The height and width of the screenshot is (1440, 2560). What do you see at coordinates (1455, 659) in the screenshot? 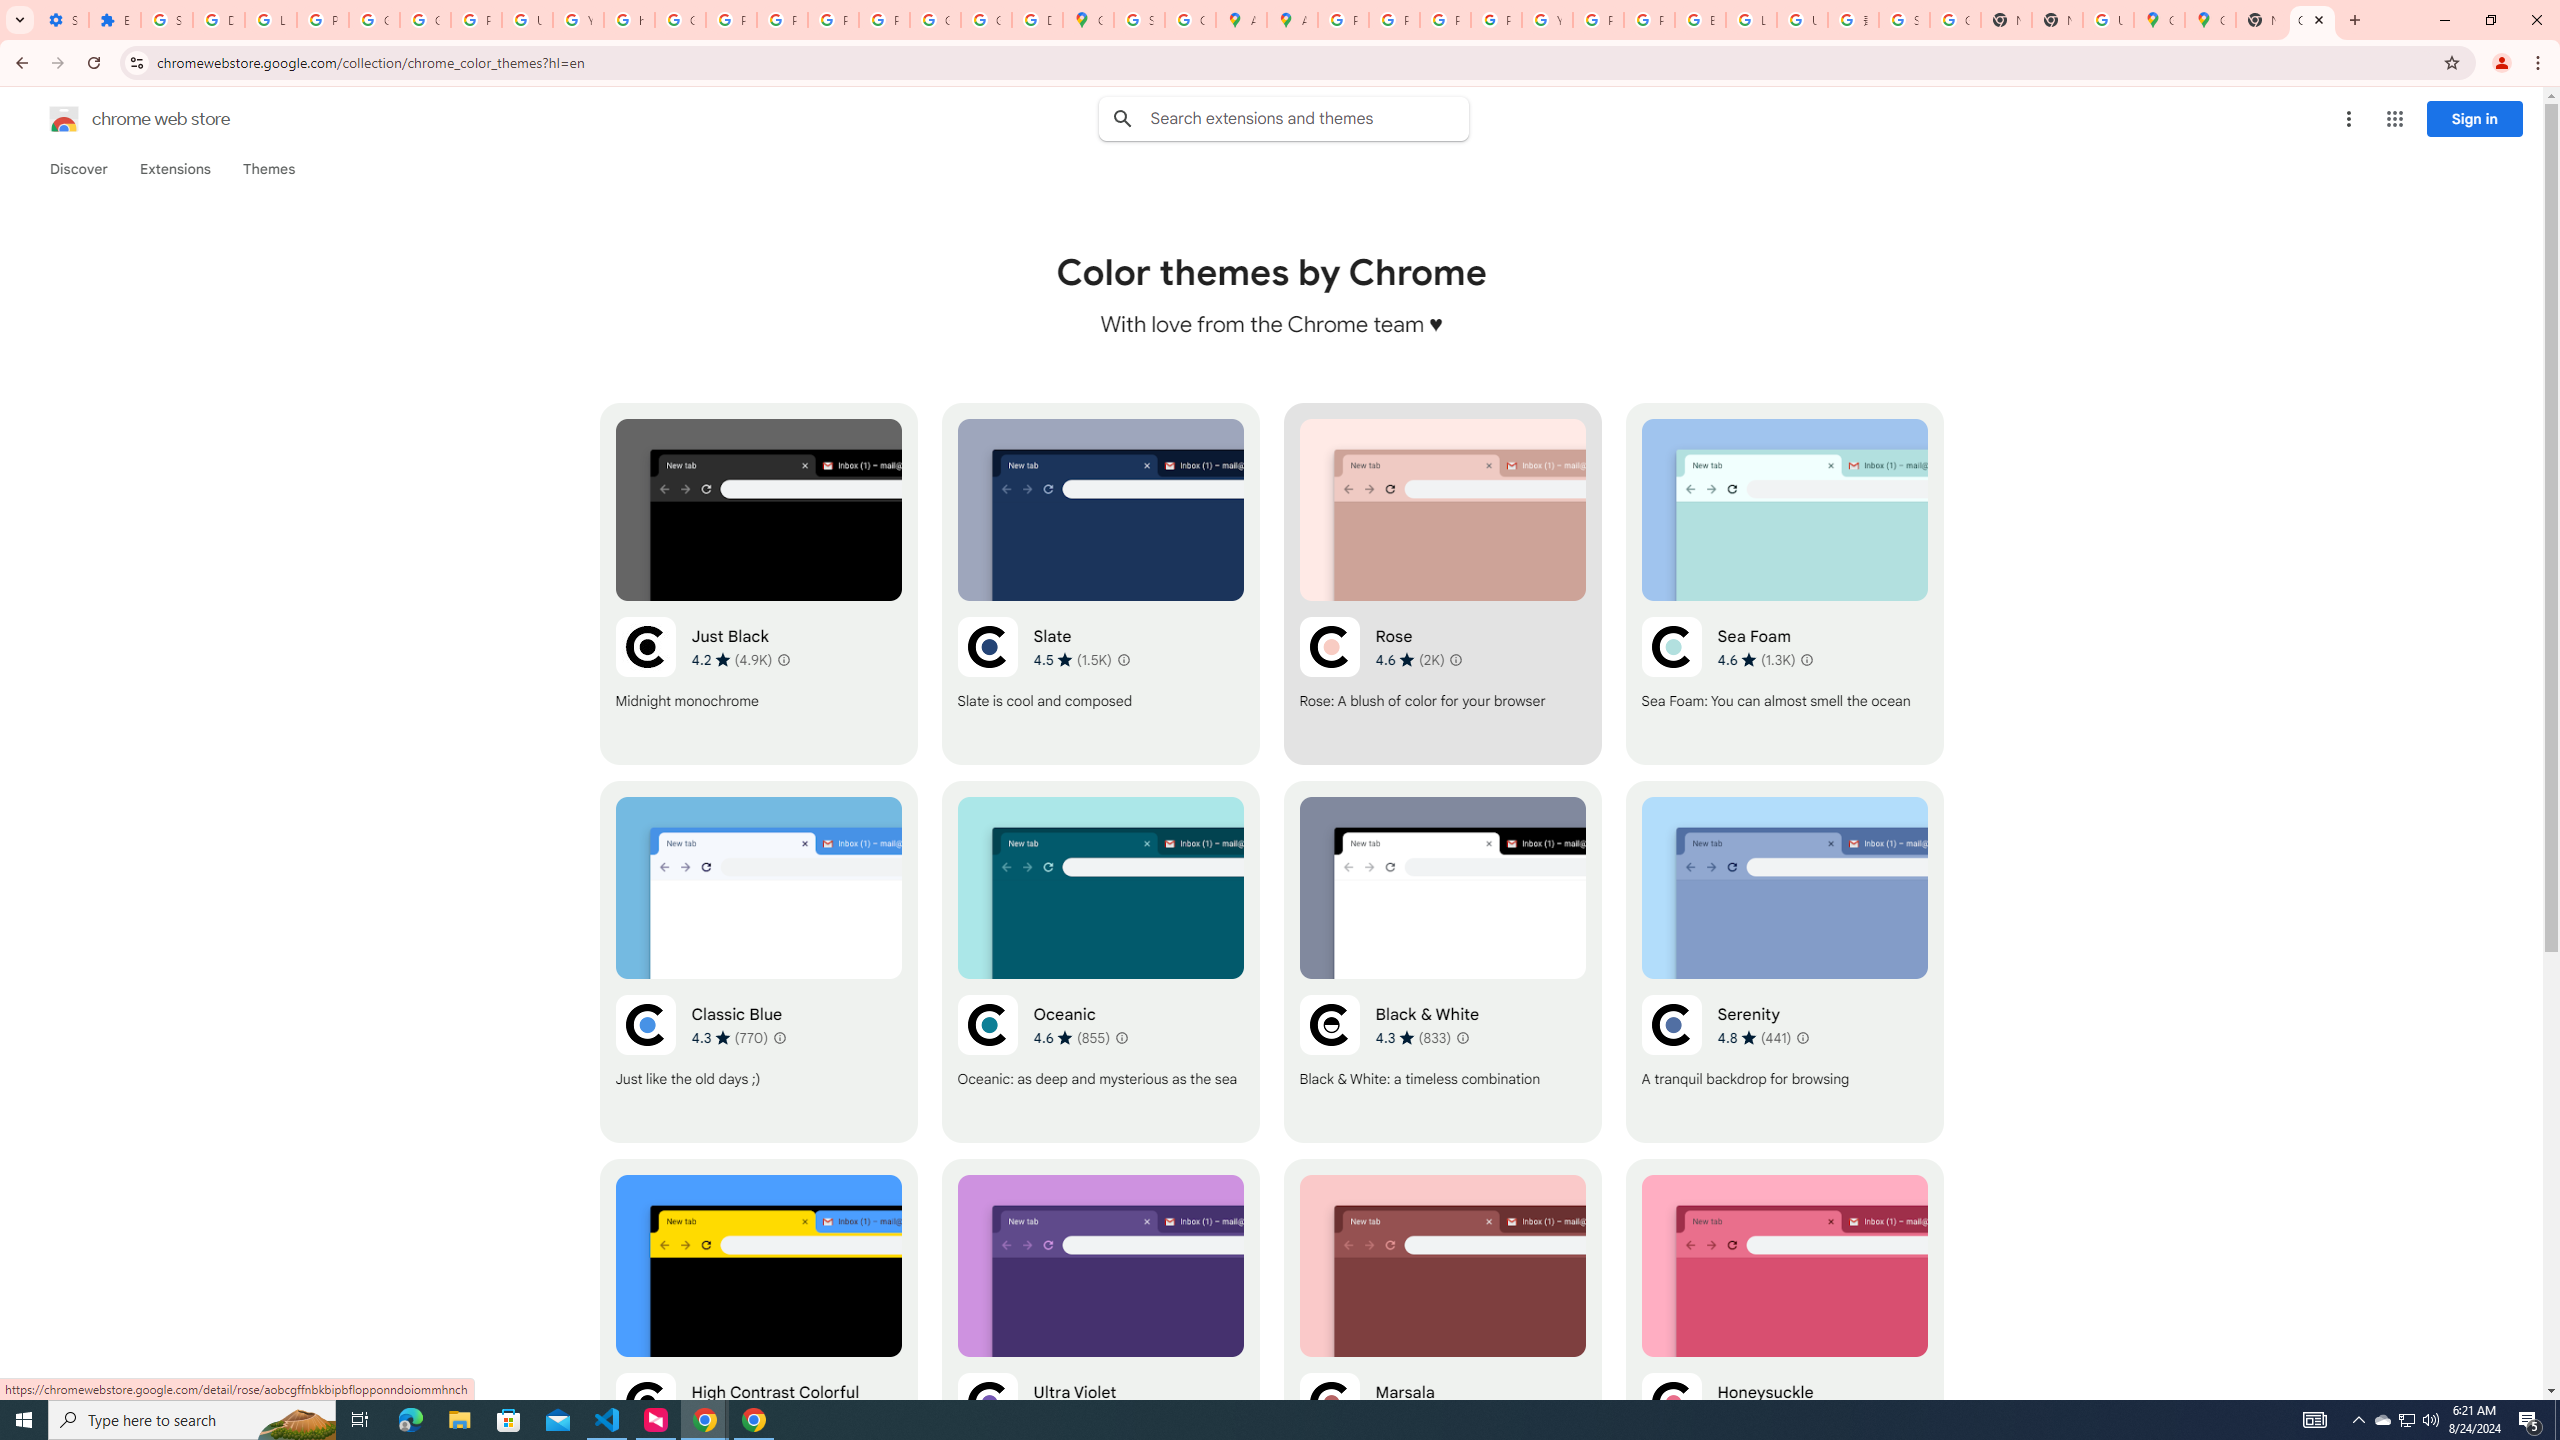
I see `'Learn more about results and reviews "Rose"'` at bounding box center [1455, 659].